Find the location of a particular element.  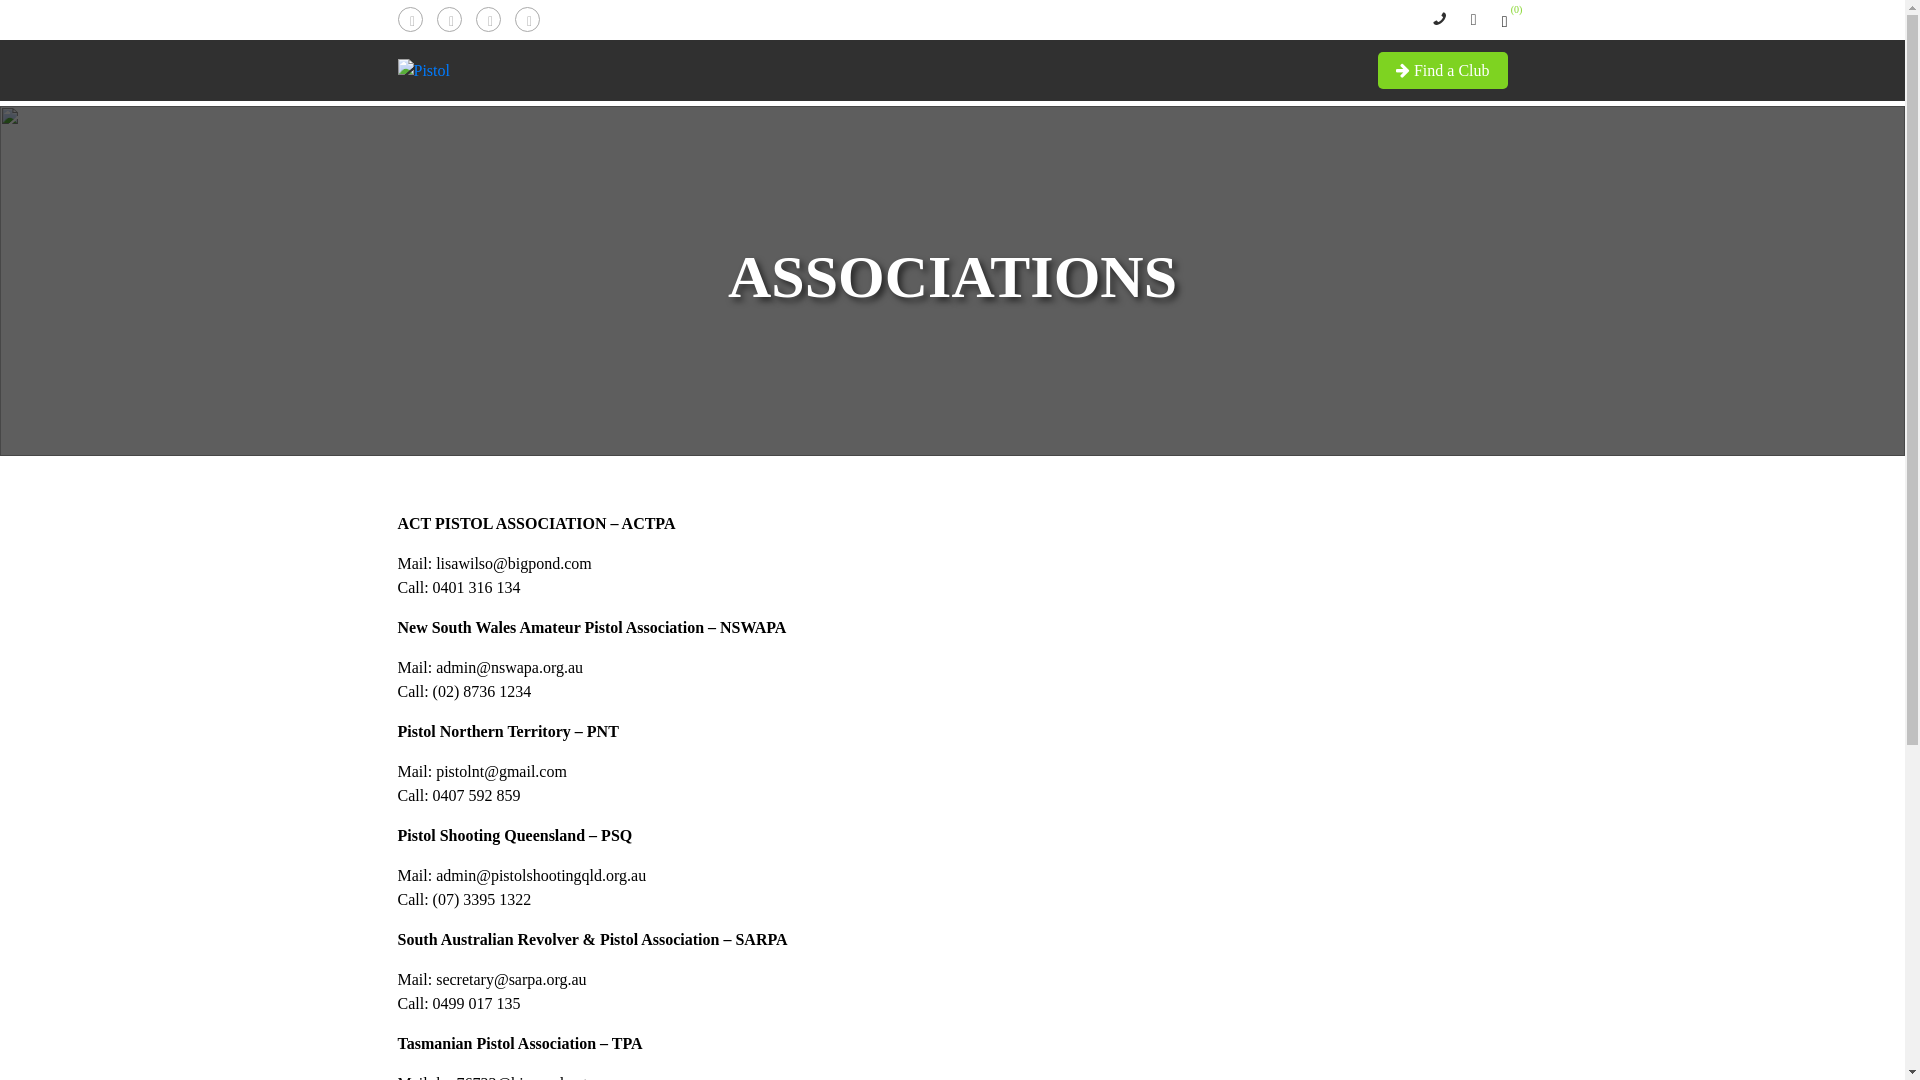

'instagram' is located at coordinates (488, 18).